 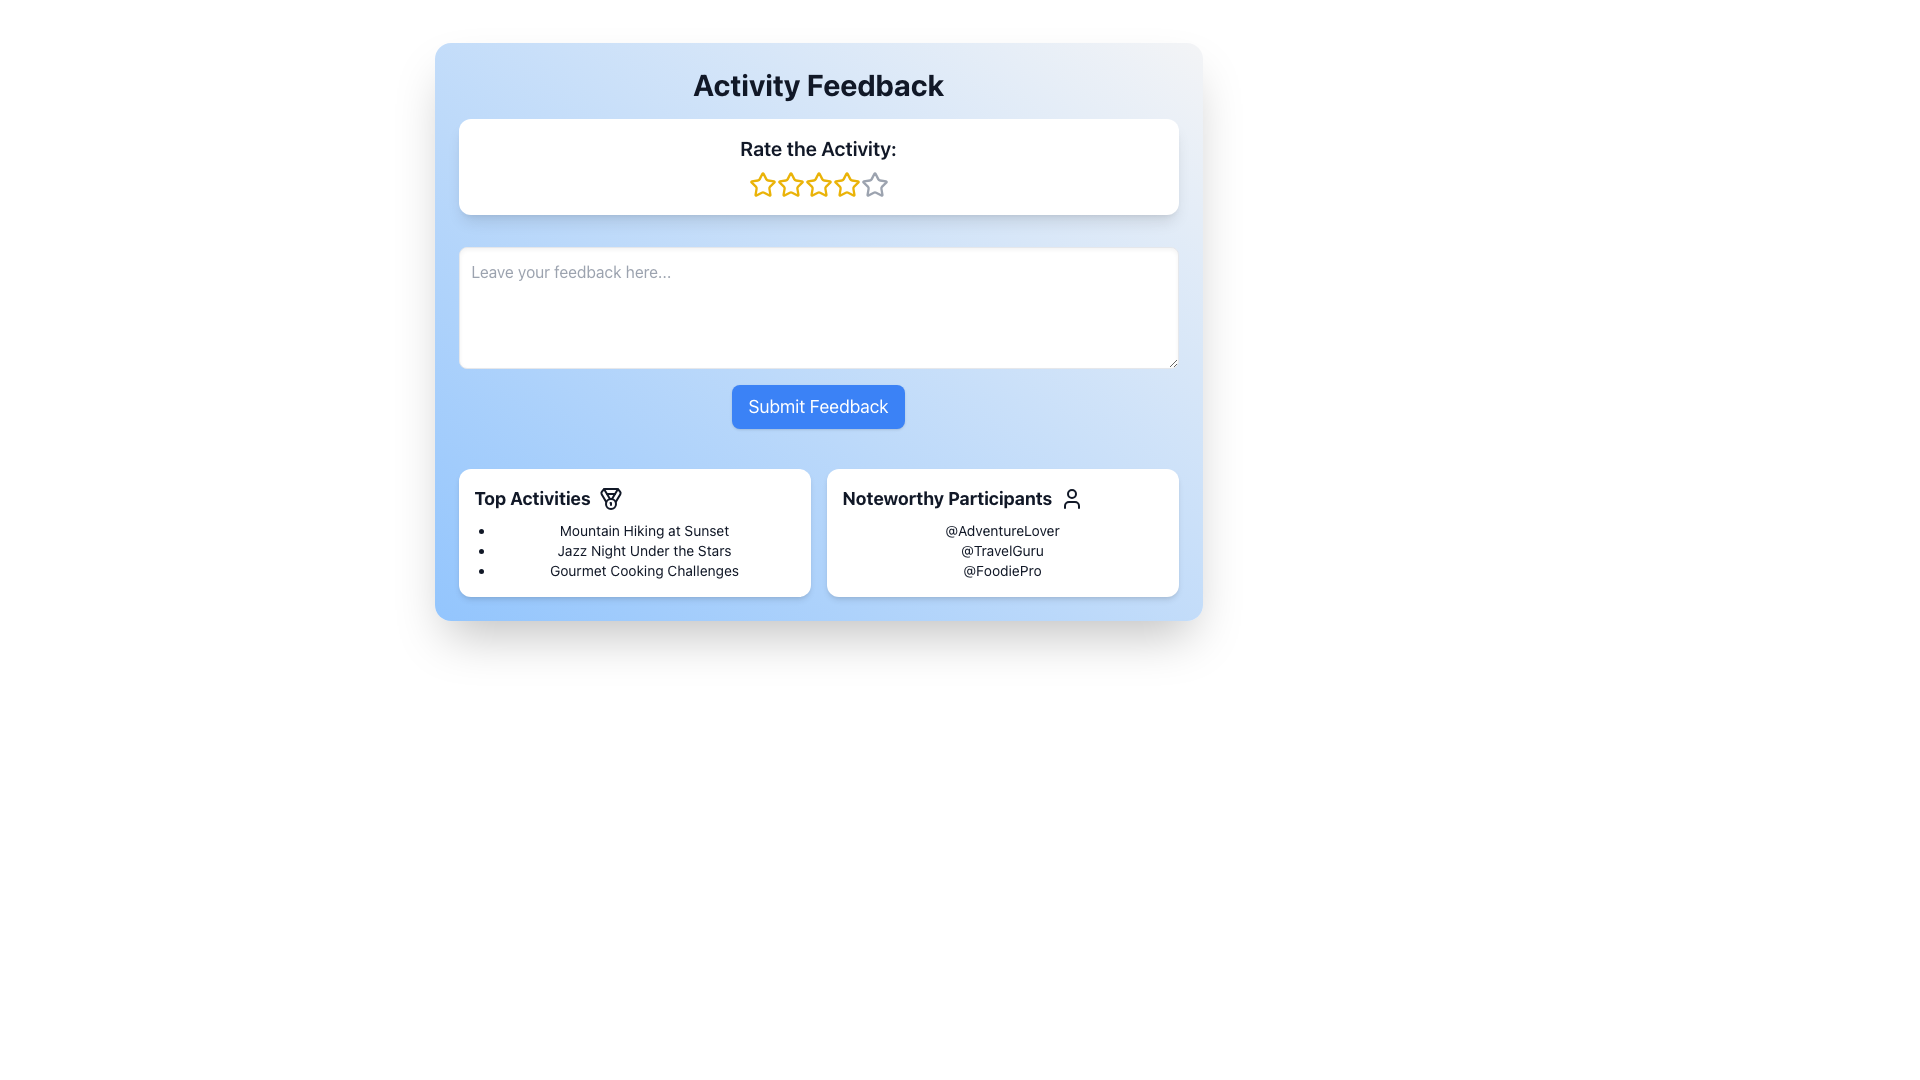 I want to click on the second item in the bulleted list within the 'Top Activities' section, which serves as an informative text label, so click(x=644, y=551).